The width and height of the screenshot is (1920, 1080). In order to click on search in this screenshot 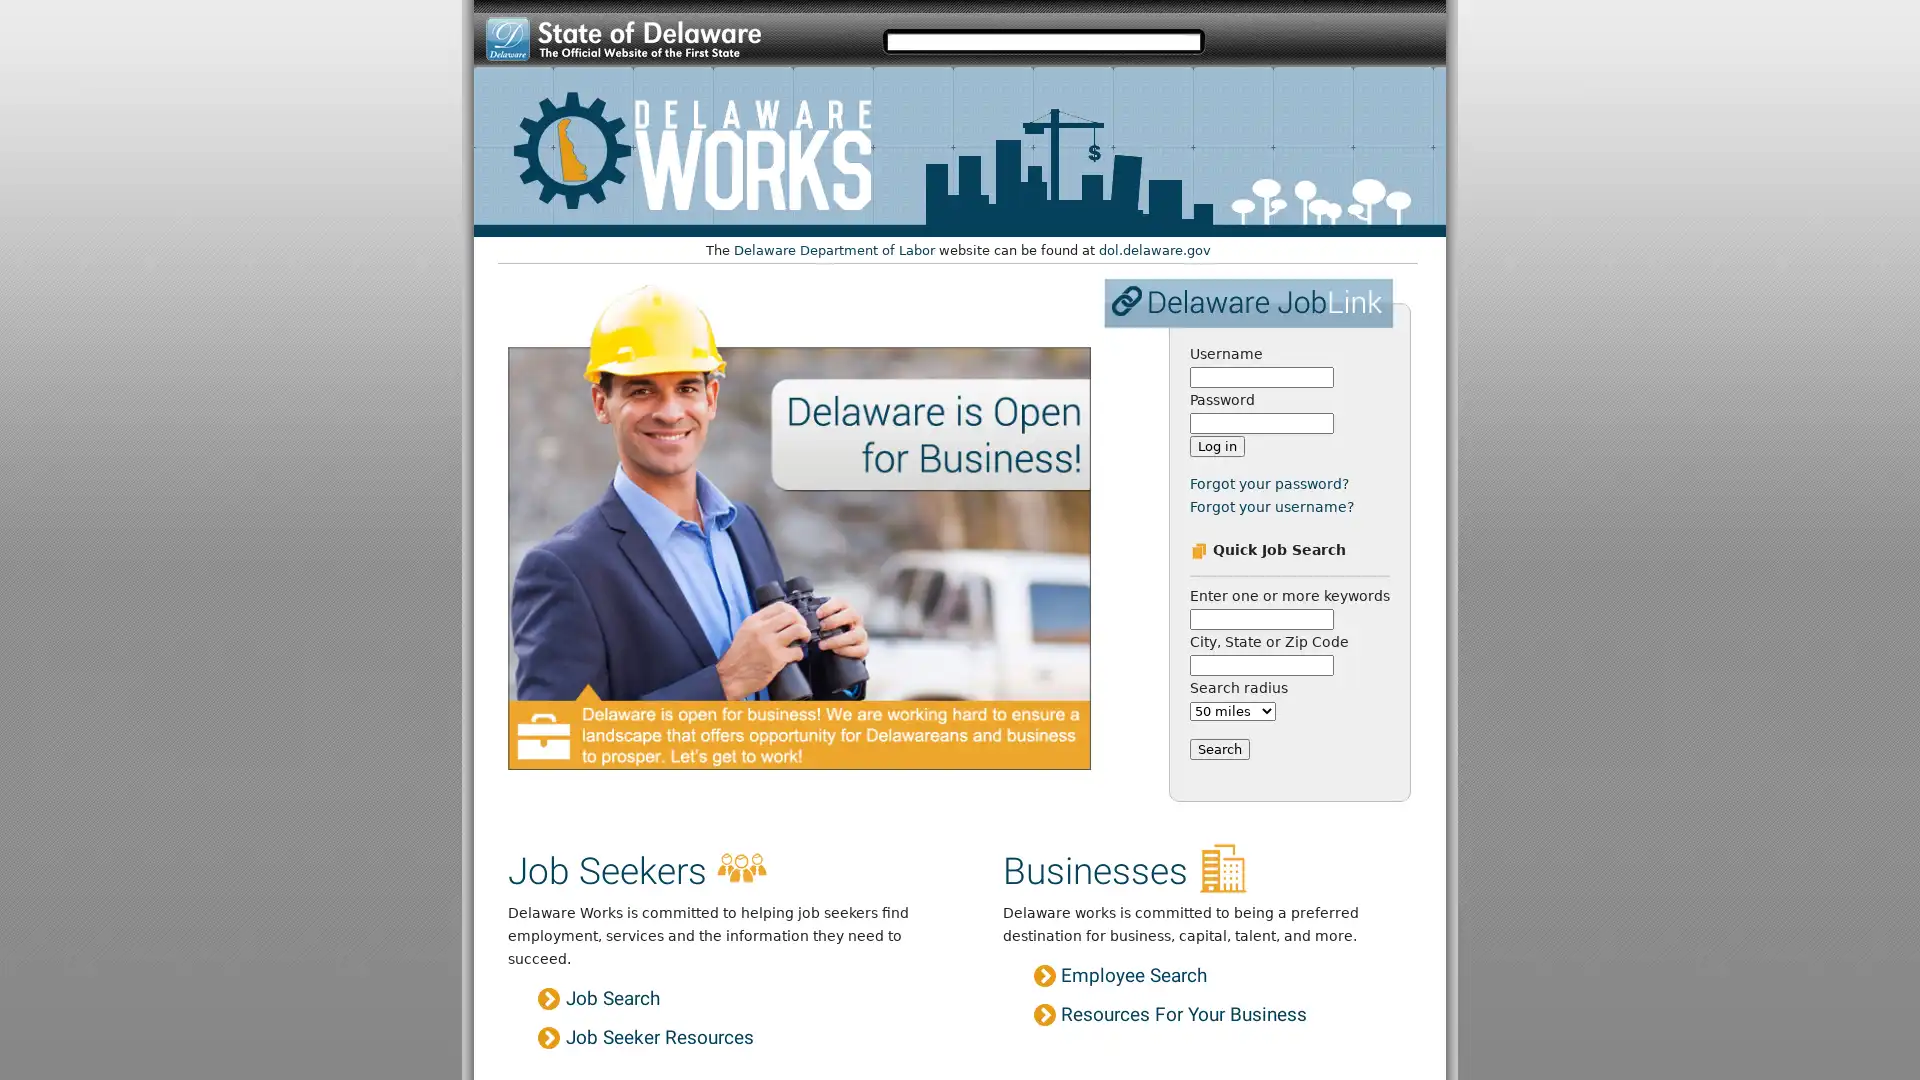, I will do `click(1235, 39)`.